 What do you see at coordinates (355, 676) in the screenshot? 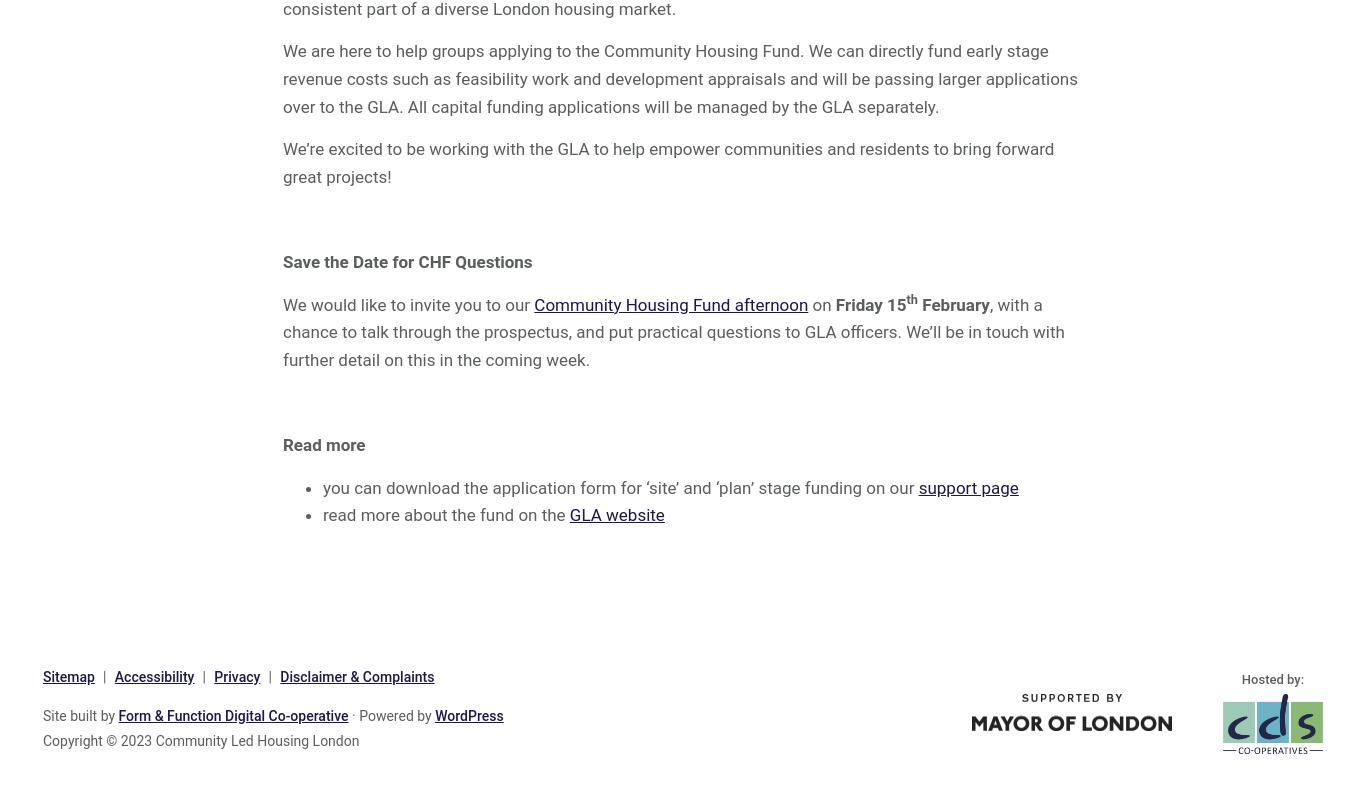
I see `'Disclaimer & Complaints'` at bounding box center [355, 676].